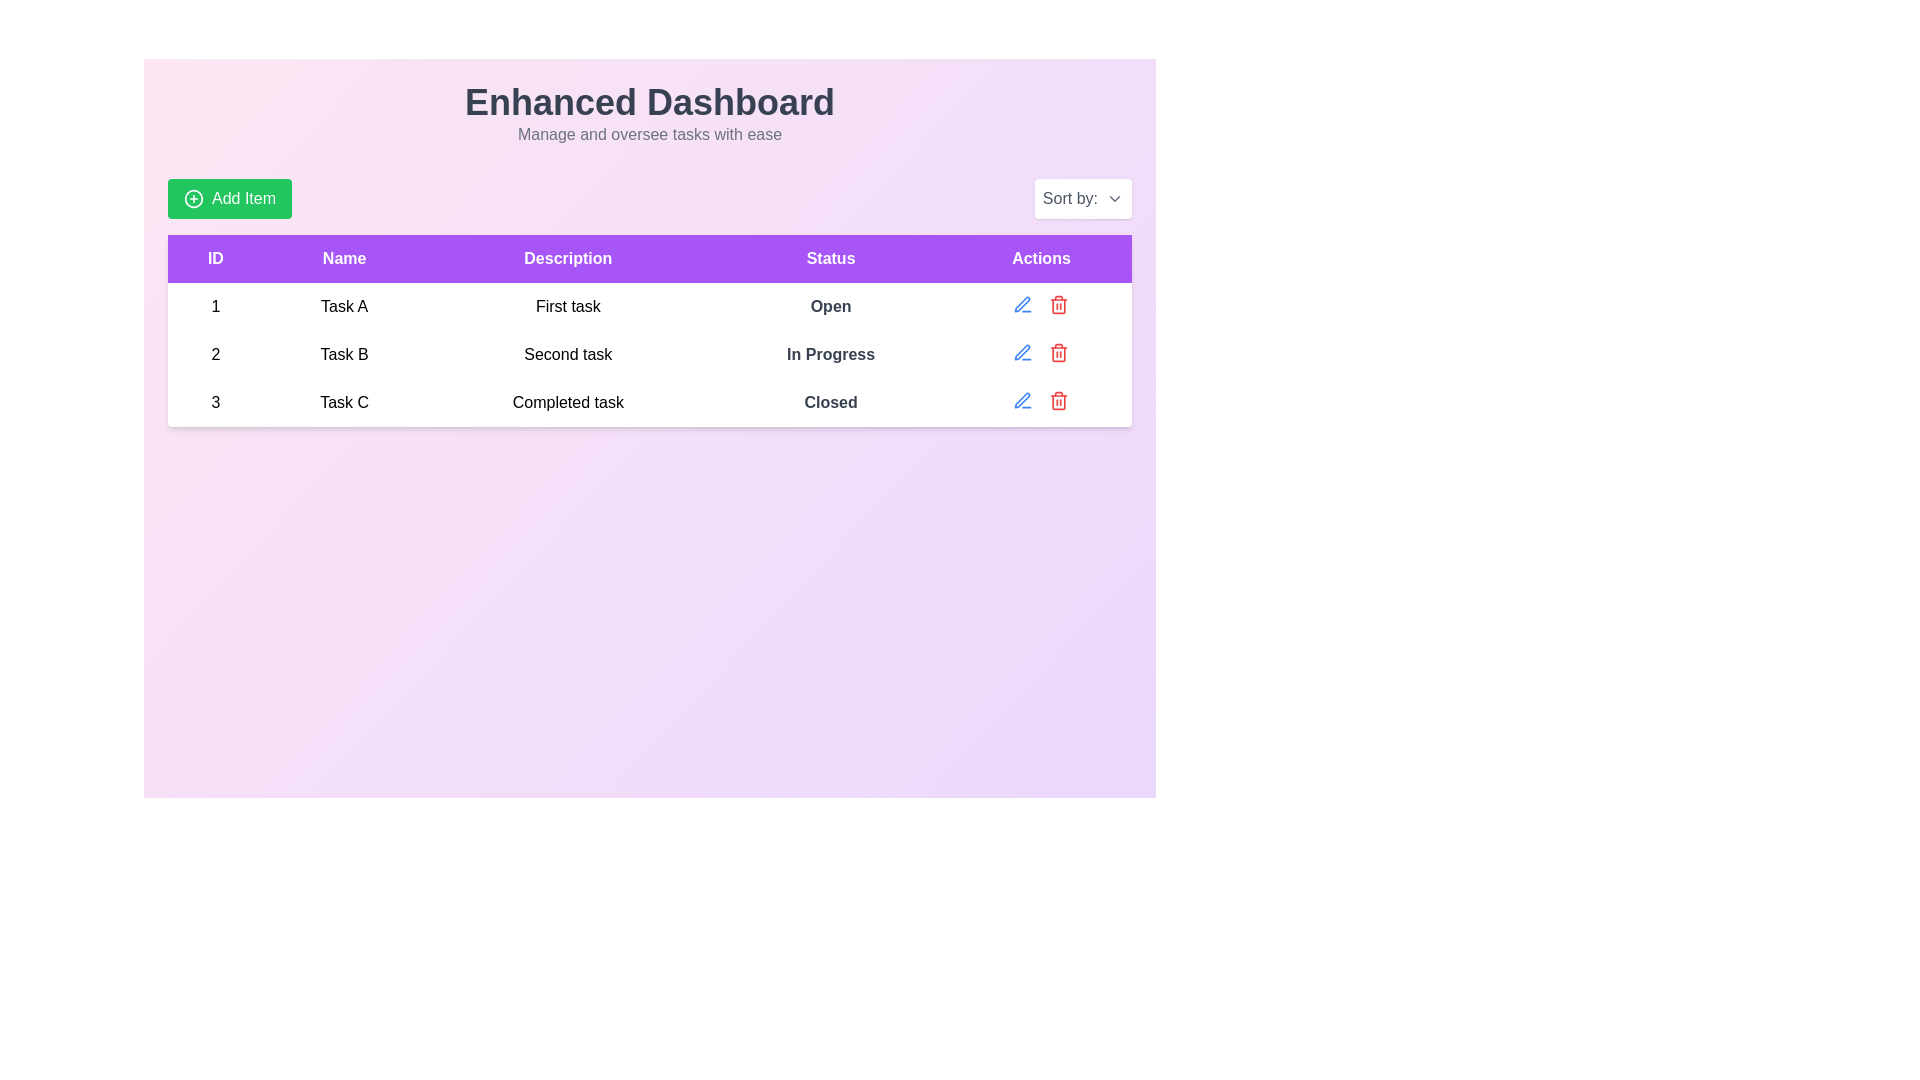 This screenshot has width=1920, height=1080. What do you see at coordinates (649, 103) in the screenshot?
I see `the bold, large, centered text reading 'Enhanced Dashboard' in gray font color at the top center of the page` at bounding box center [649, 103].